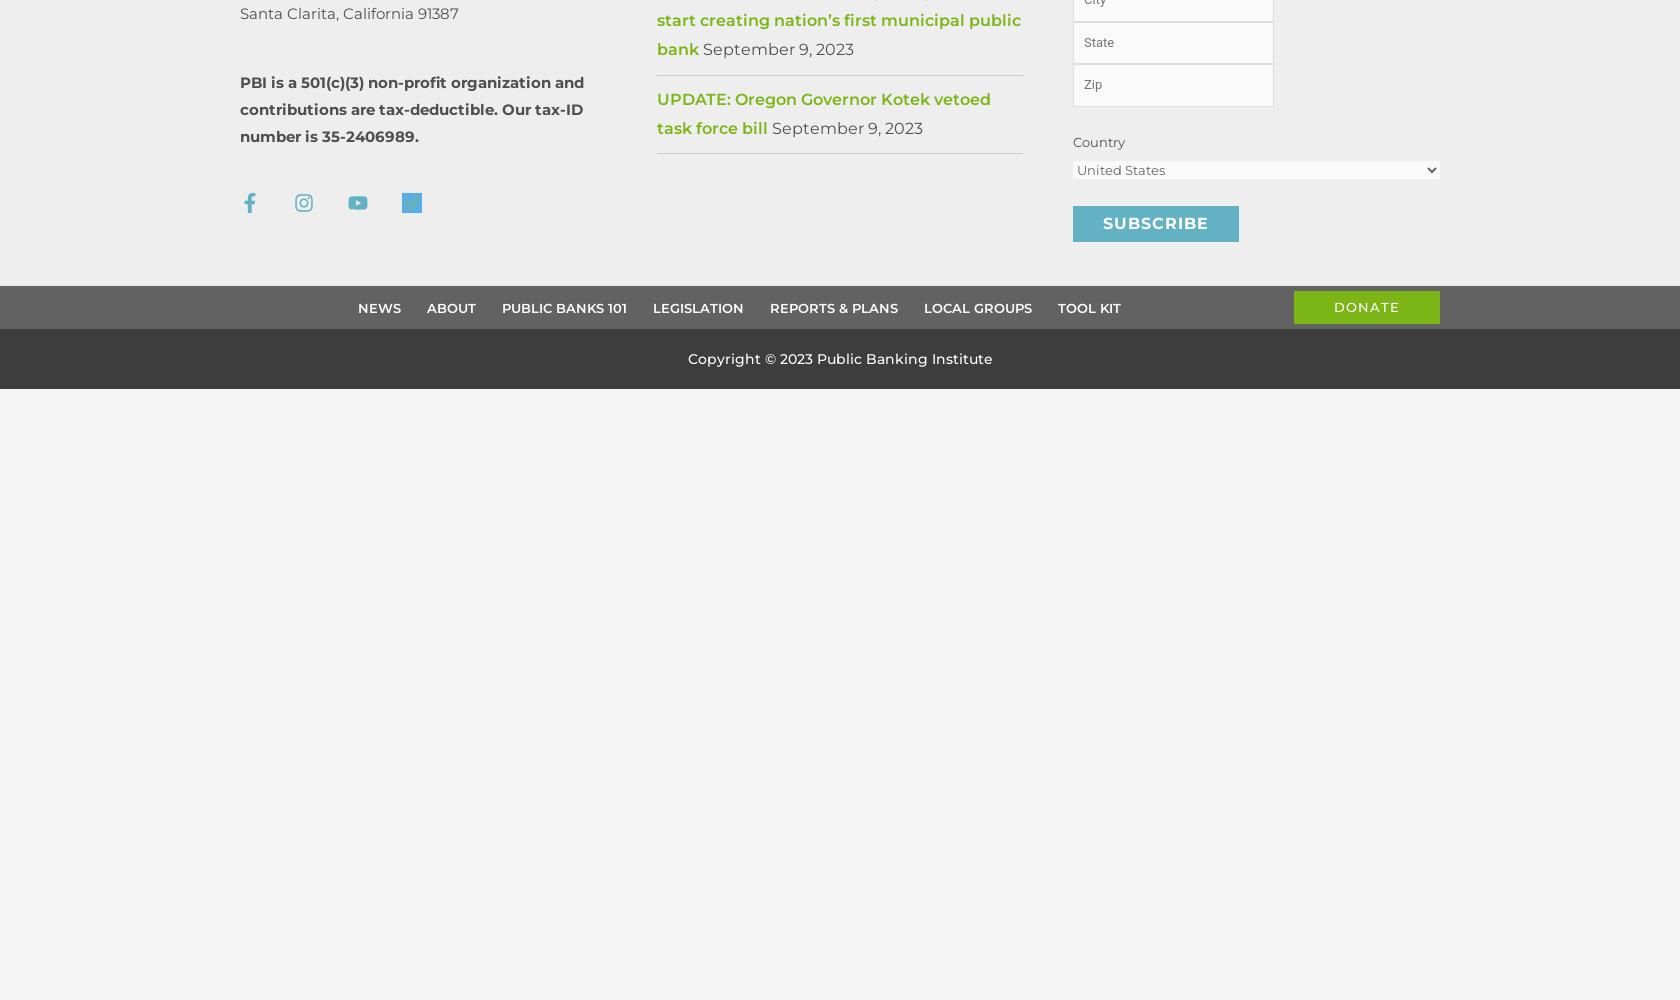 Image resolution: width=1680 pixels, height=1000 pixels. What do you see at coordinates (656, 112) in the screenshot?
I see `'UPDATE: Oregon Governor Kotek vetoed task force bill'` at bounding box center [656, 112].